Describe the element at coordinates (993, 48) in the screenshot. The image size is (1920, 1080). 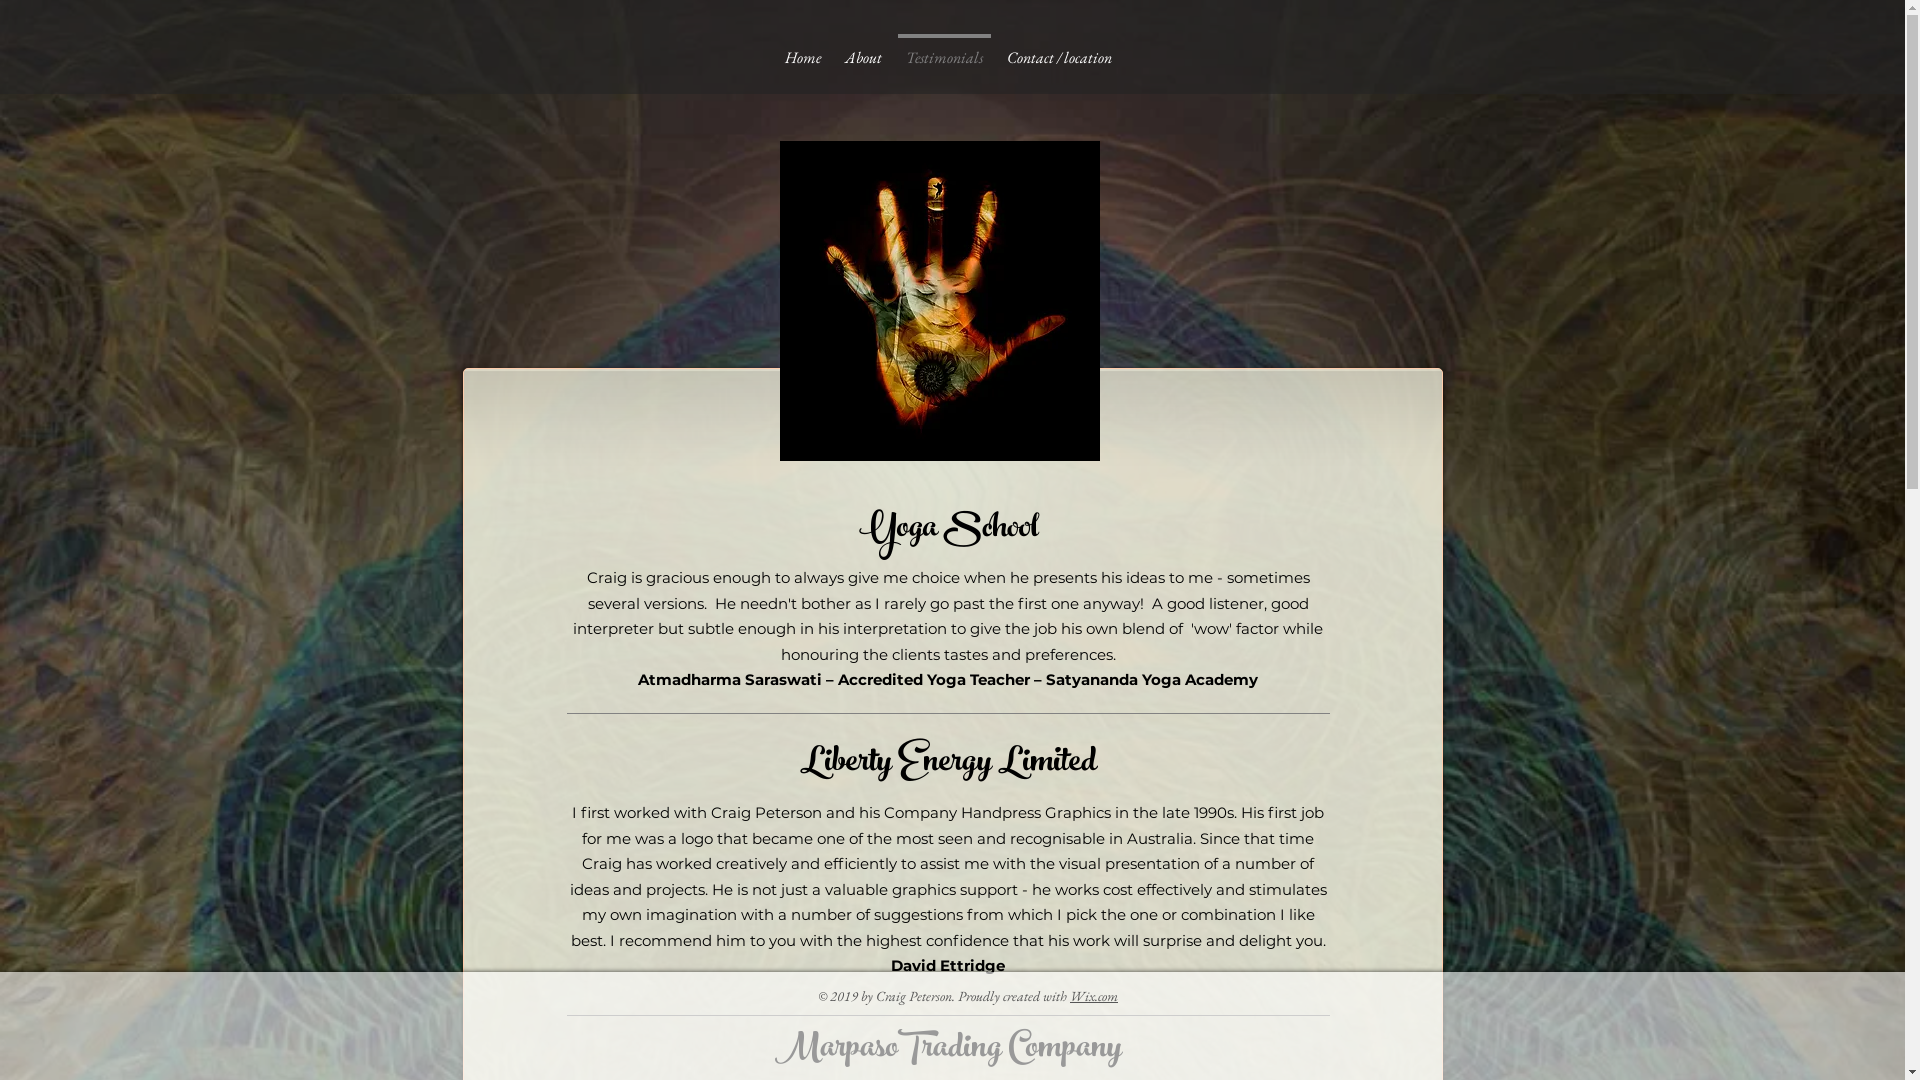
I see `'Contact / location'` at that location.